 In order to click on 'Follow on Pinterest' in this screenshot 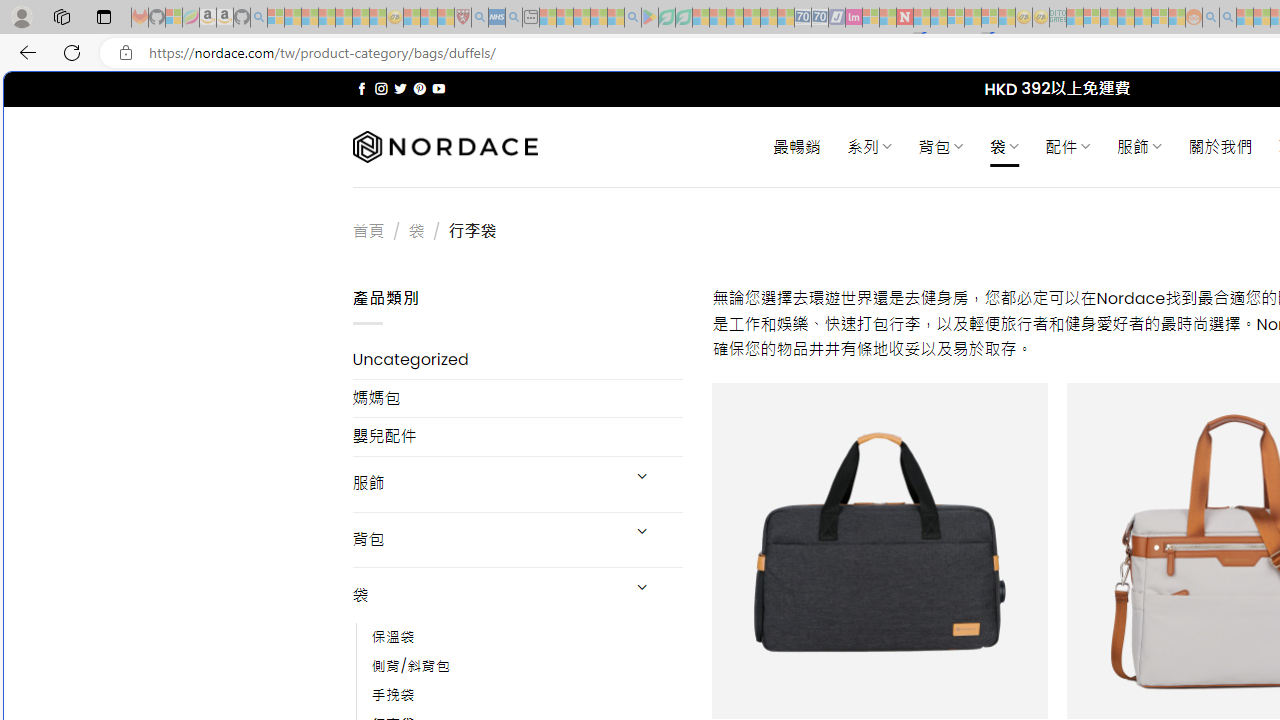, I will do `click(418, 88)`.